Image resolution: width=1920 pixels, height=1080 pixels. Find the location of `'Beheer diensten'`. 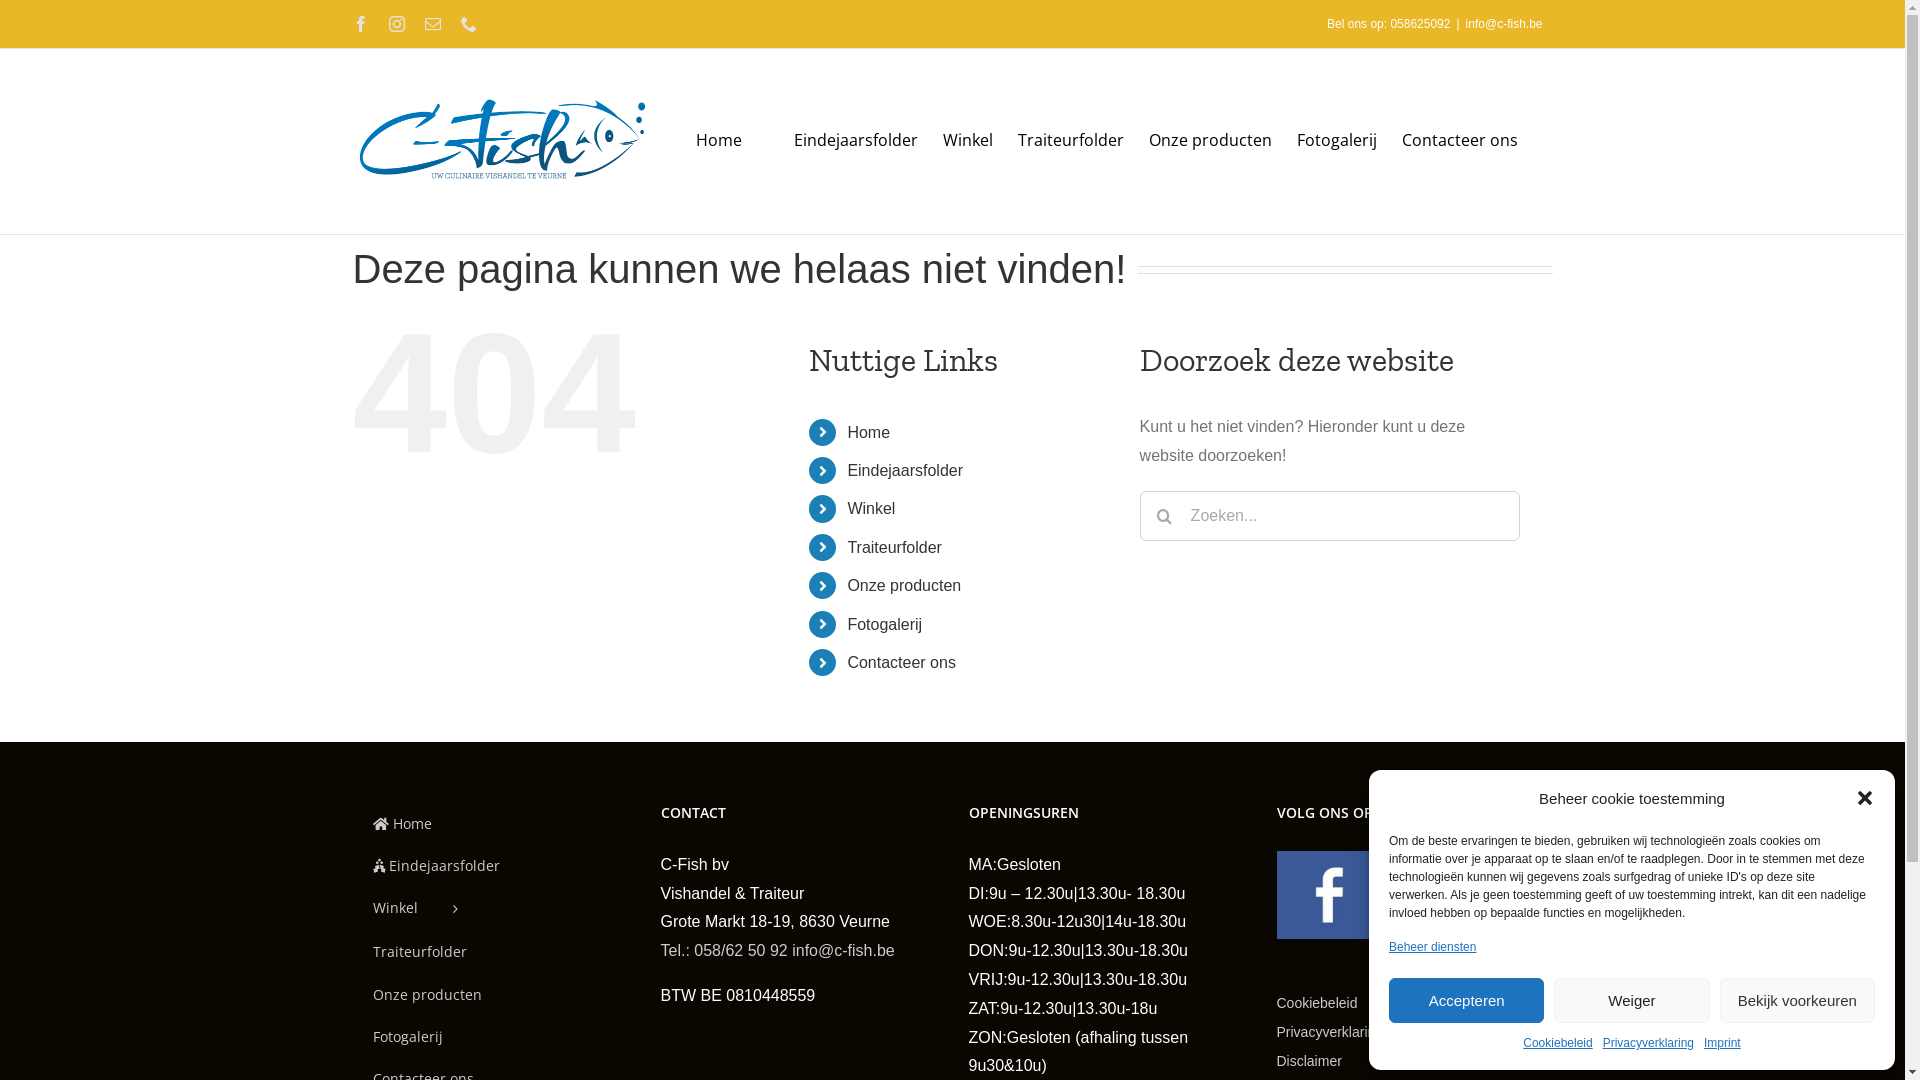

'Beheer diensten' is located at coordinates (1431, 947).